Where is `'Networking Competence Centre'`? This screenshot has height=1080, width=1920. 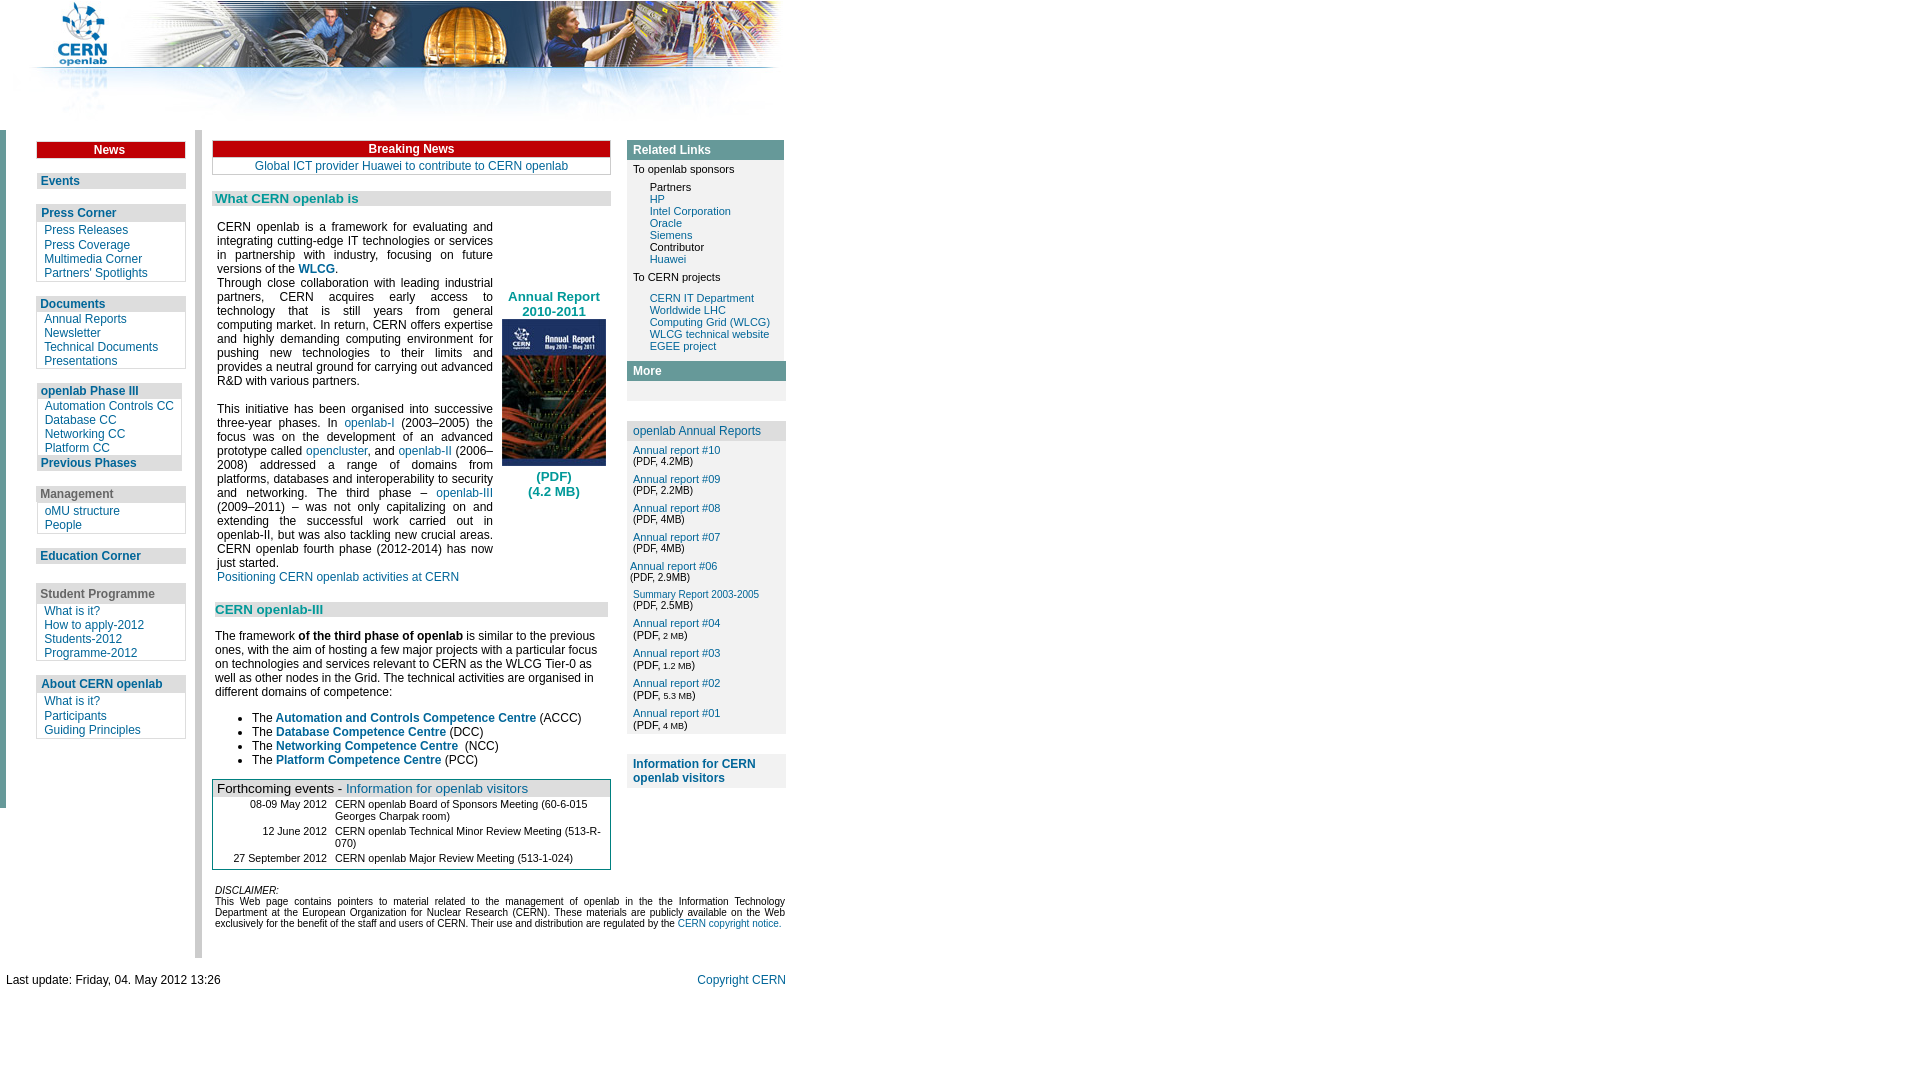
'Networking Competence Centre' is located at coordinates (366, 745).